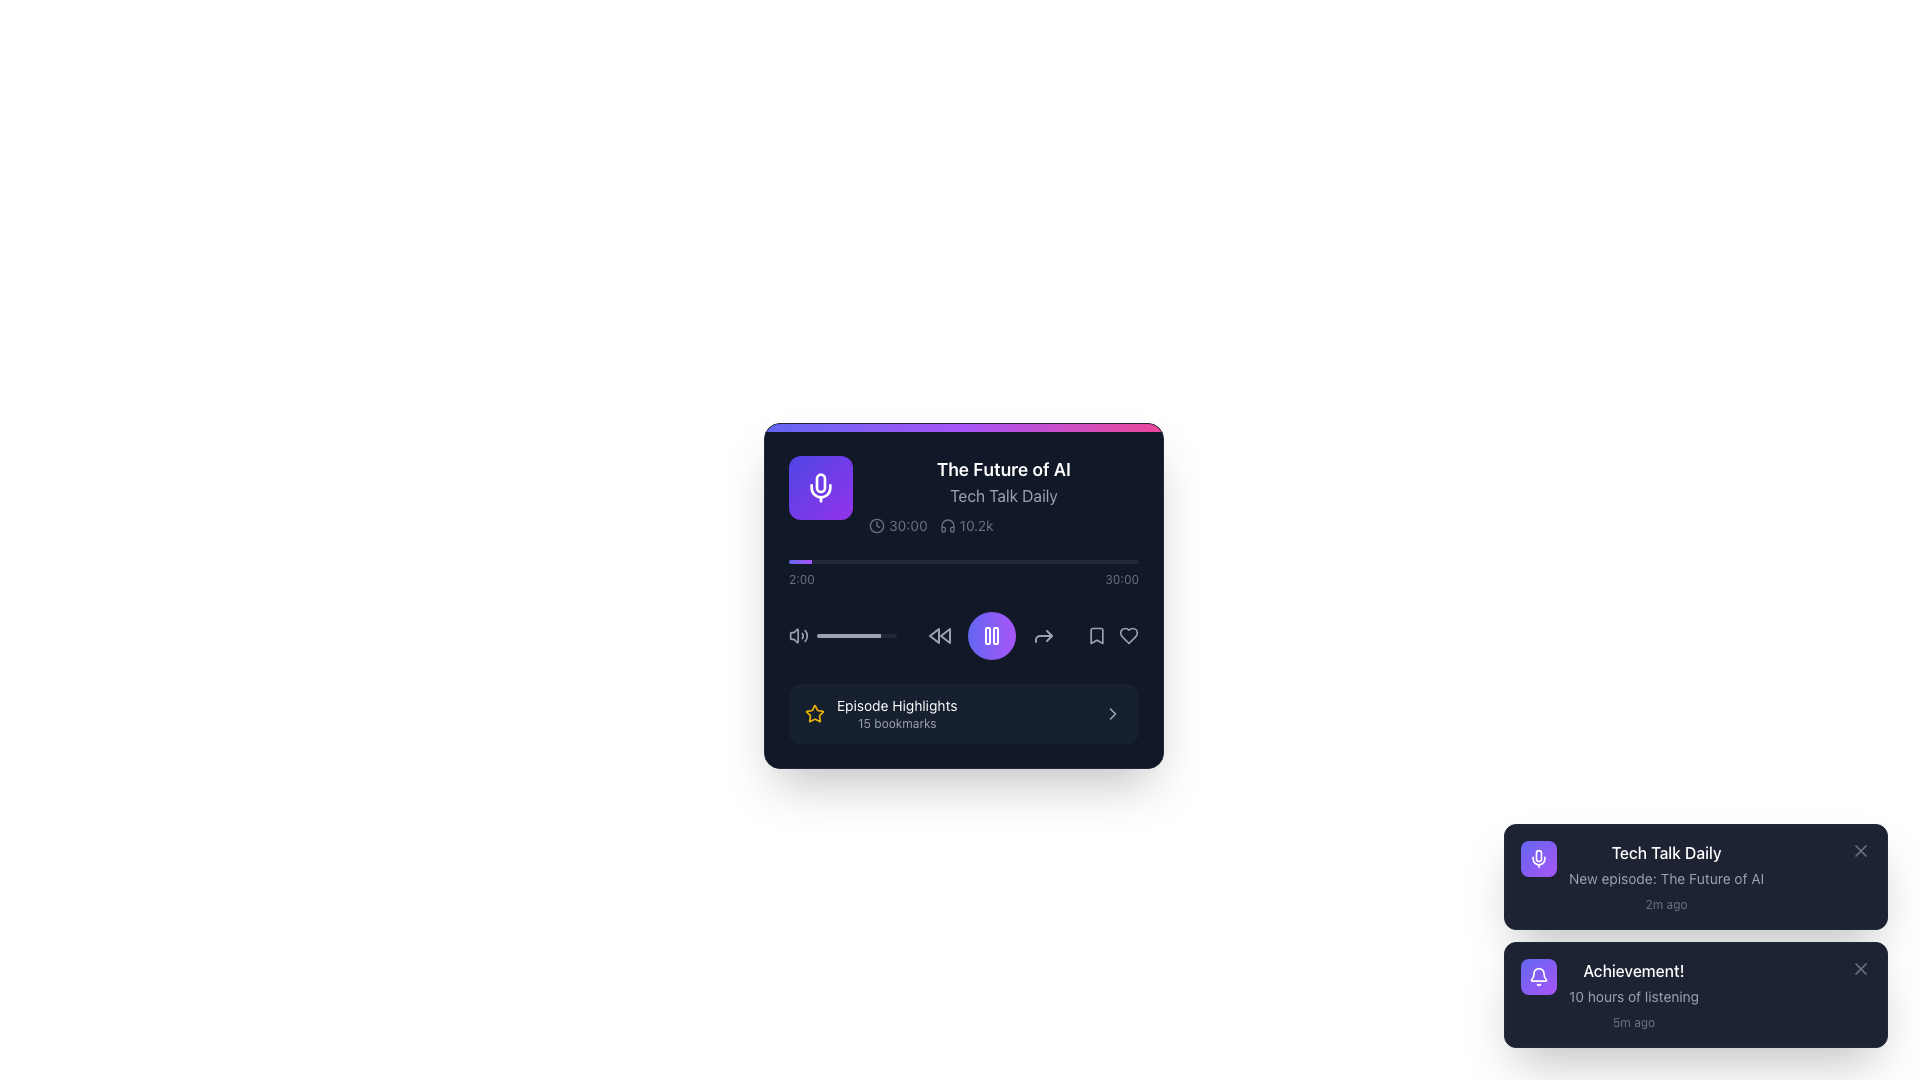 This screenshot has width=1920, height=1080. I want to click on the progress bar, so click(890, 636).